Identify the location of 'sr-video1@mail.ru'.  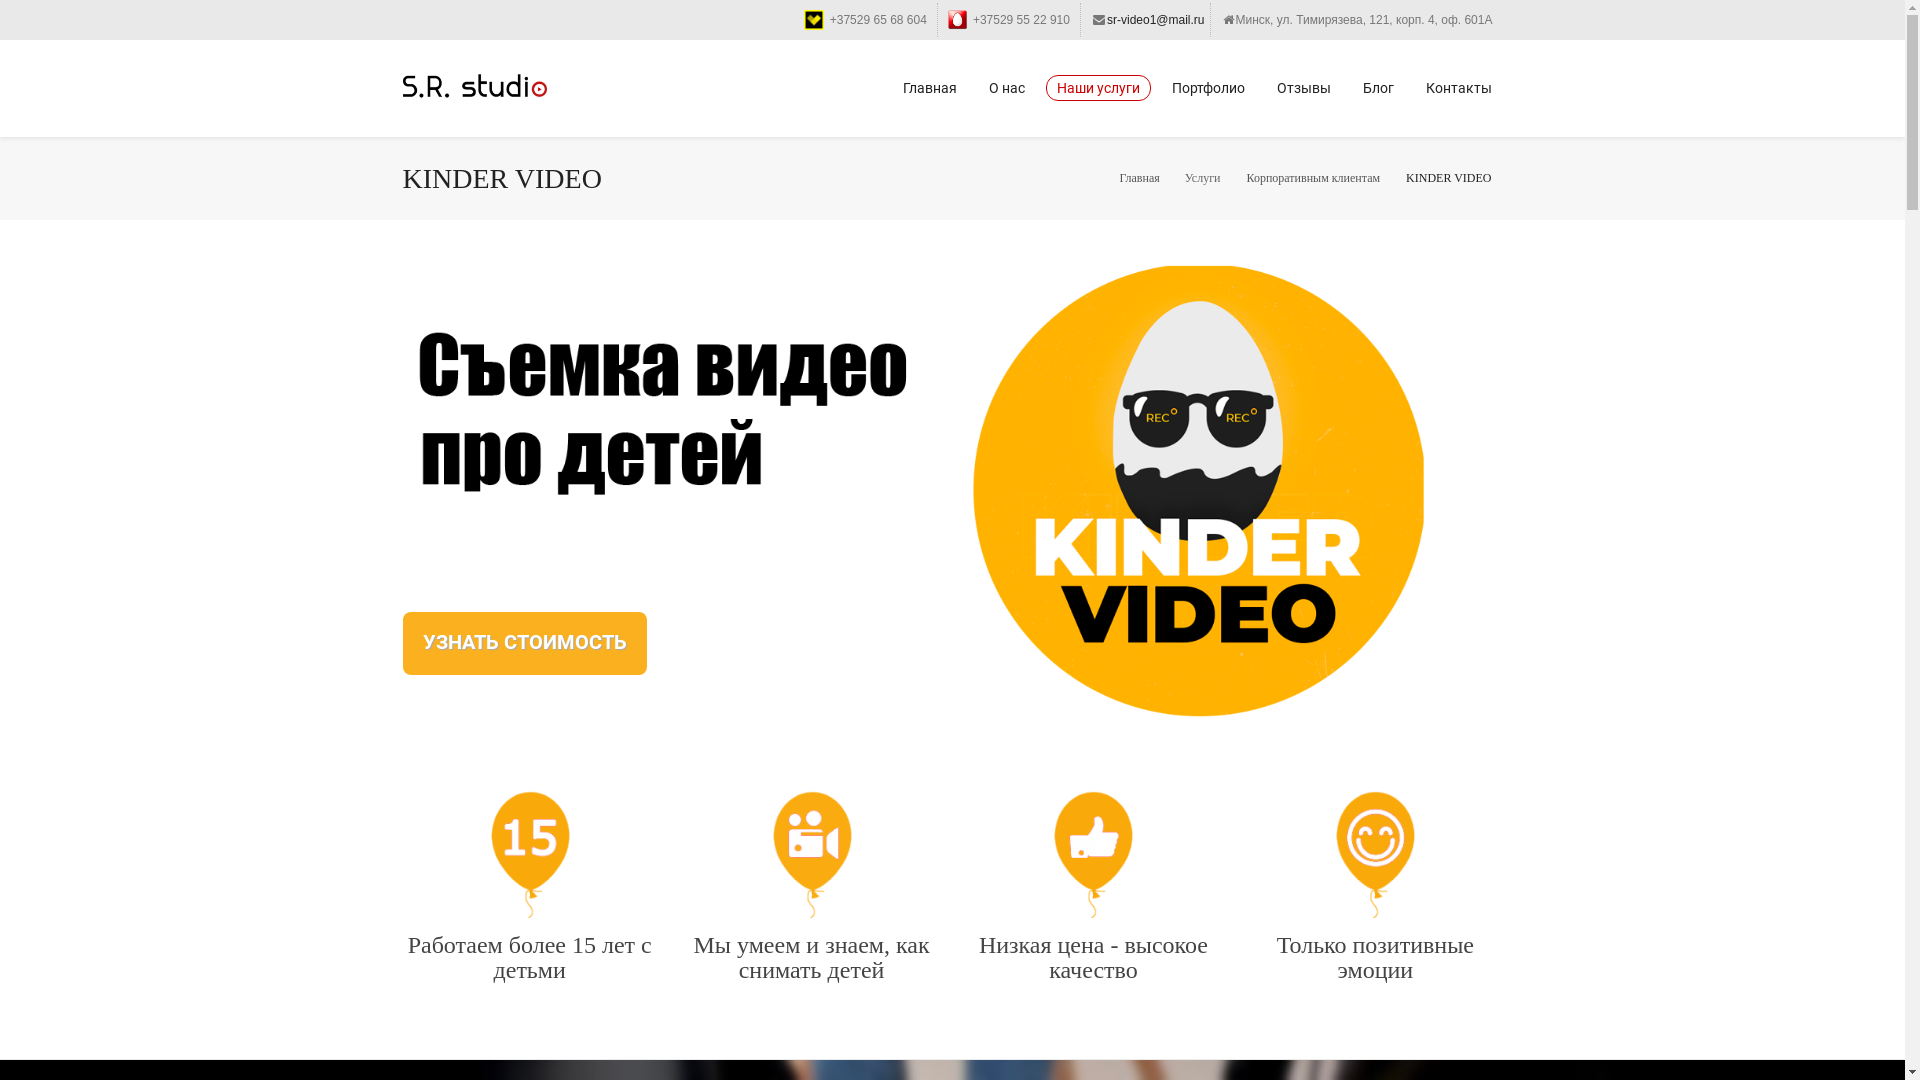
(1156, 19).